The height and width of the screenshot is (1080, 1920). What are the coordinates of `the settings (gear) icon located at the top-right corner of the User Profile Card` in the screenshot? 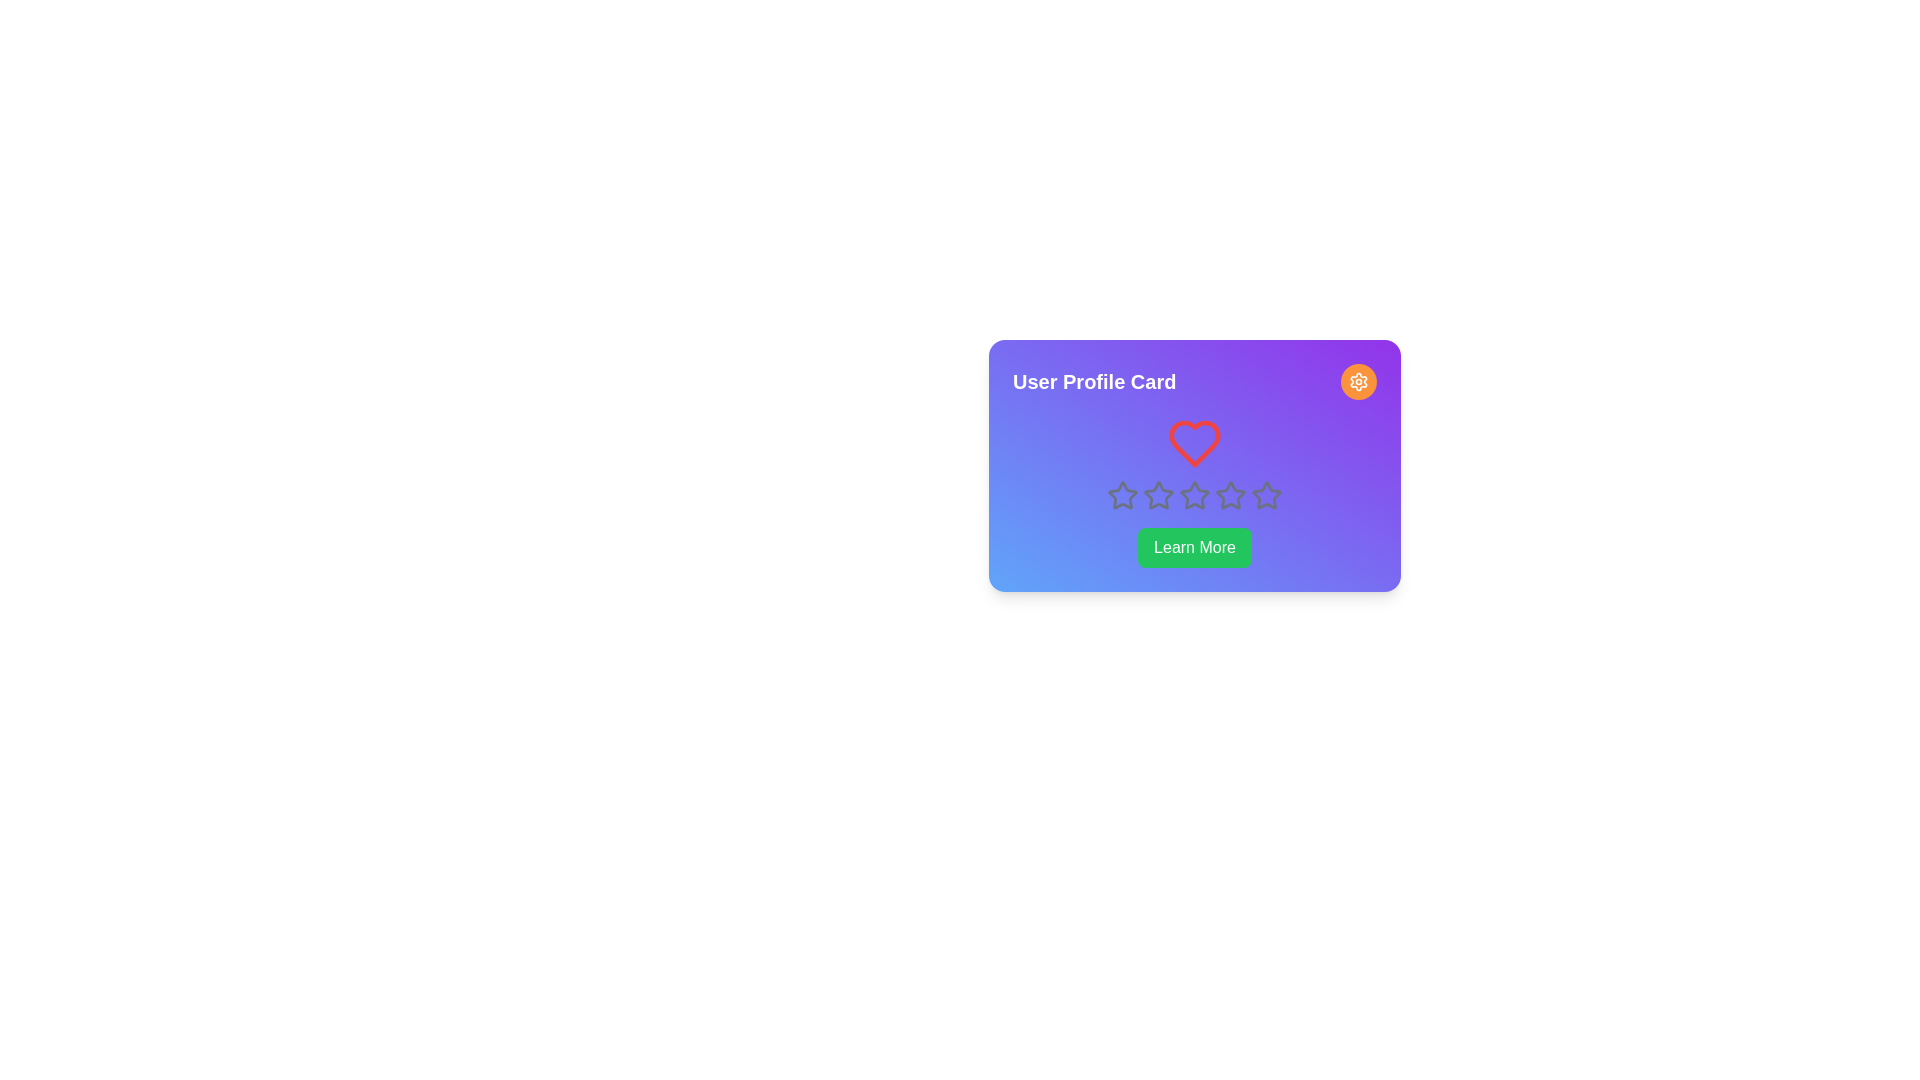 It's located at (1358, 381).